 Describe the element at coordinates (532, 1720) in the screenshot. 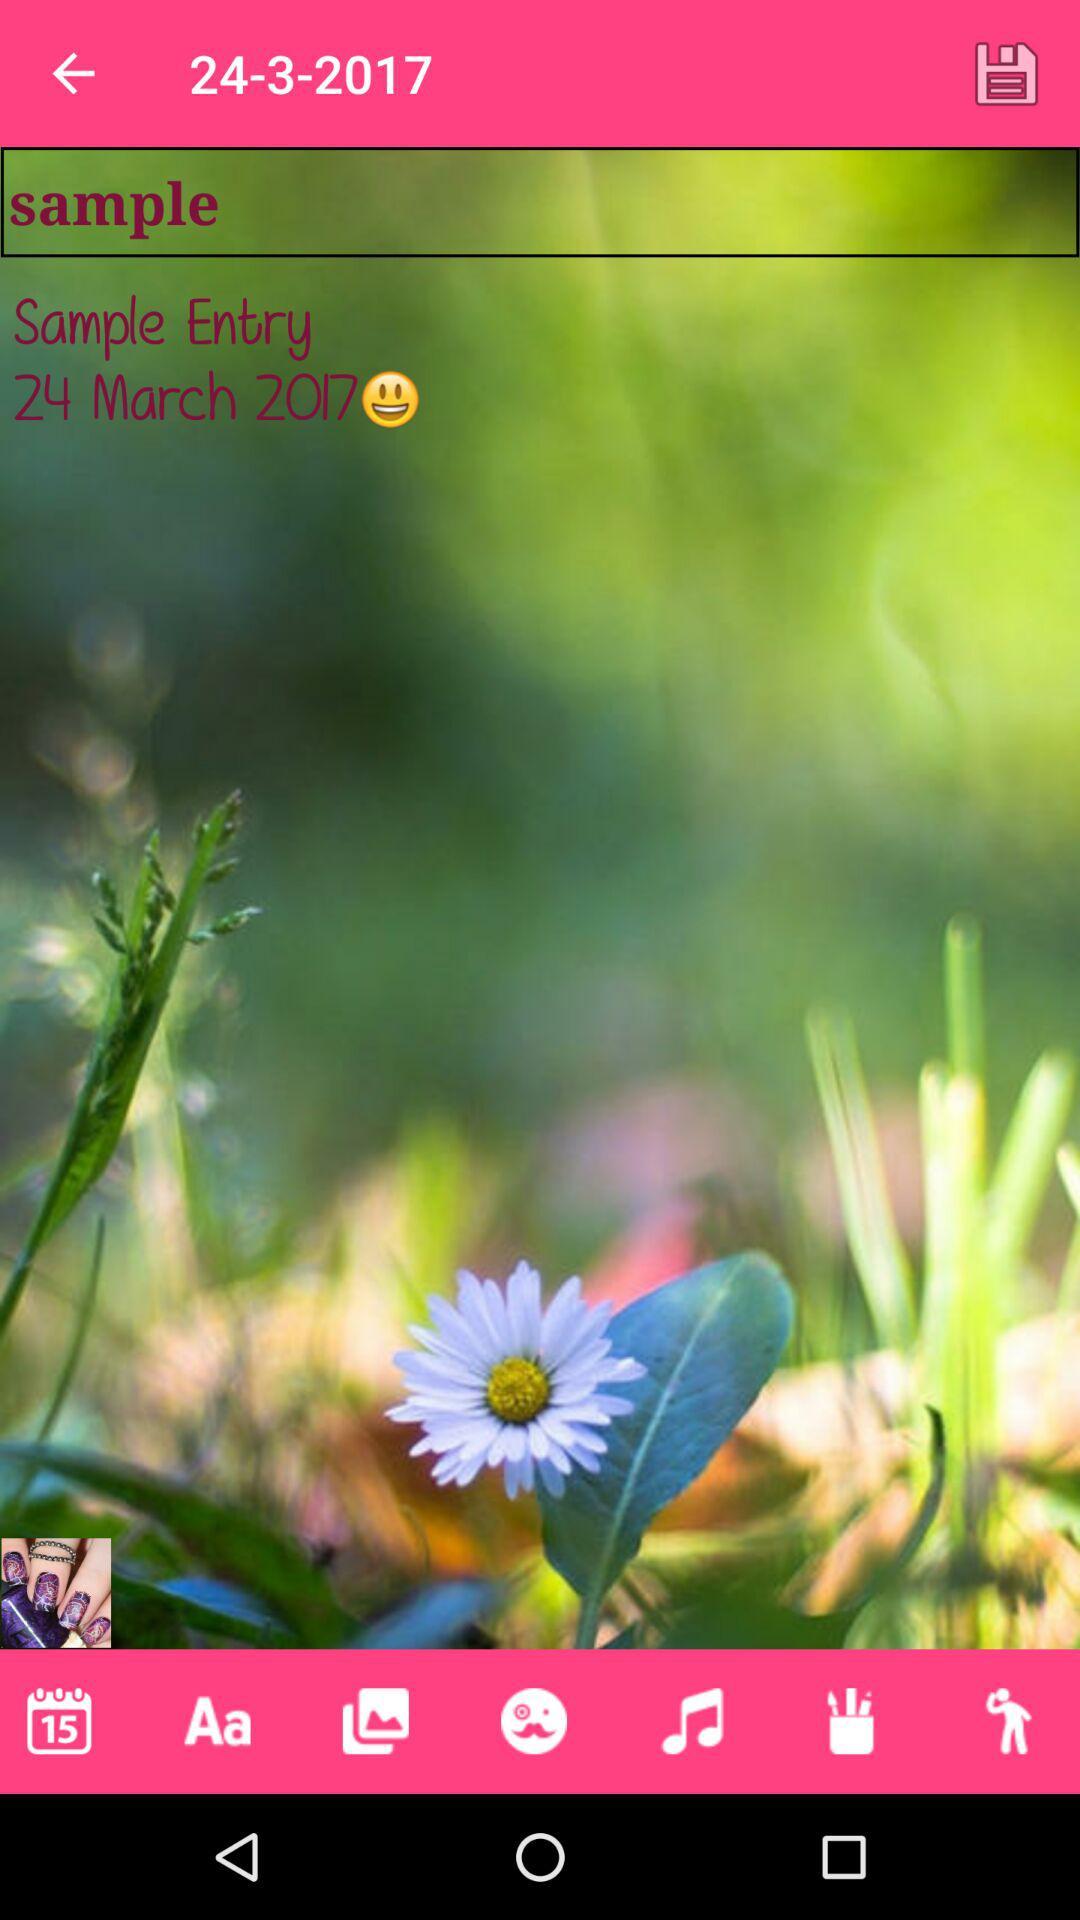

I see `icon below the sample entry 24 item` at that location.